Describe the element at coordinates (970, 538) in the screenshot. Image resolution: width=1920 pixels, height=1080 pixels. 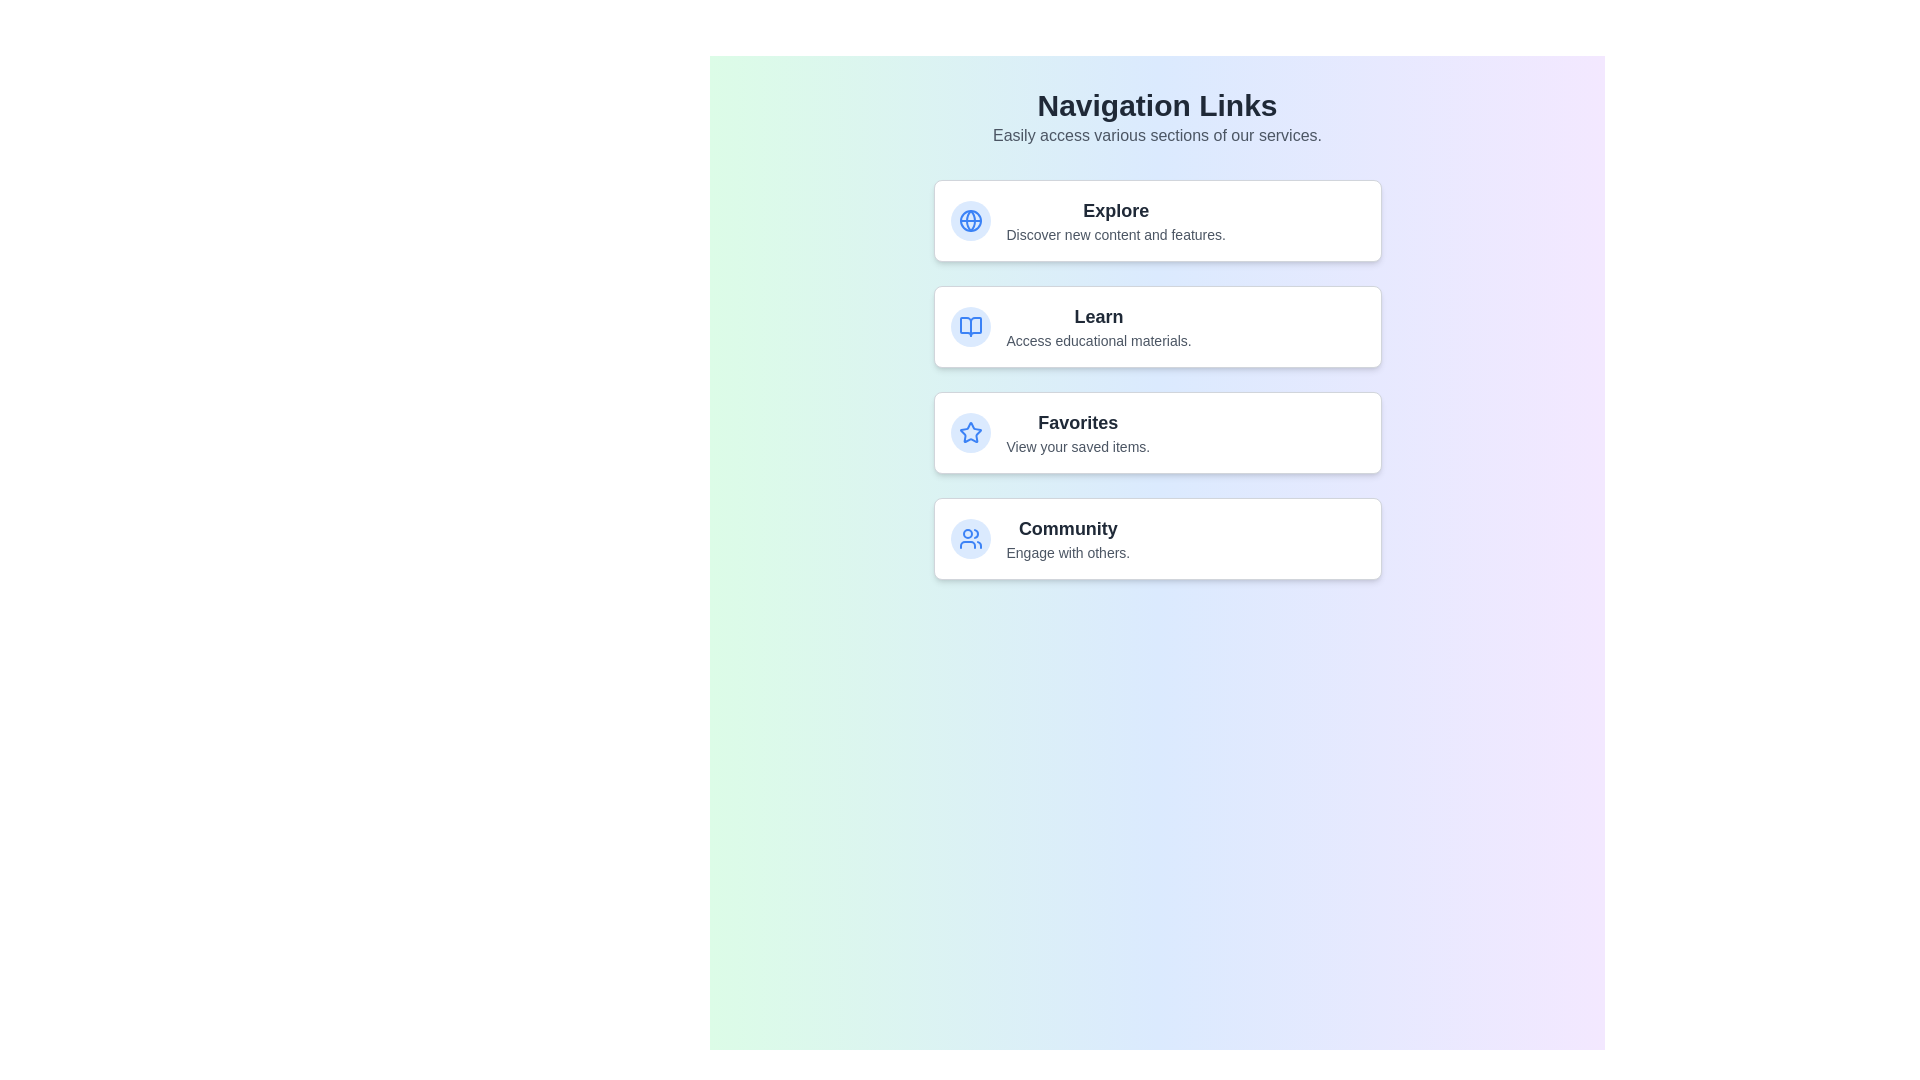
I see `the 'Community' icon in the navigation menu, which is the last link in the list, visually representing the 'Community' section` at that location.